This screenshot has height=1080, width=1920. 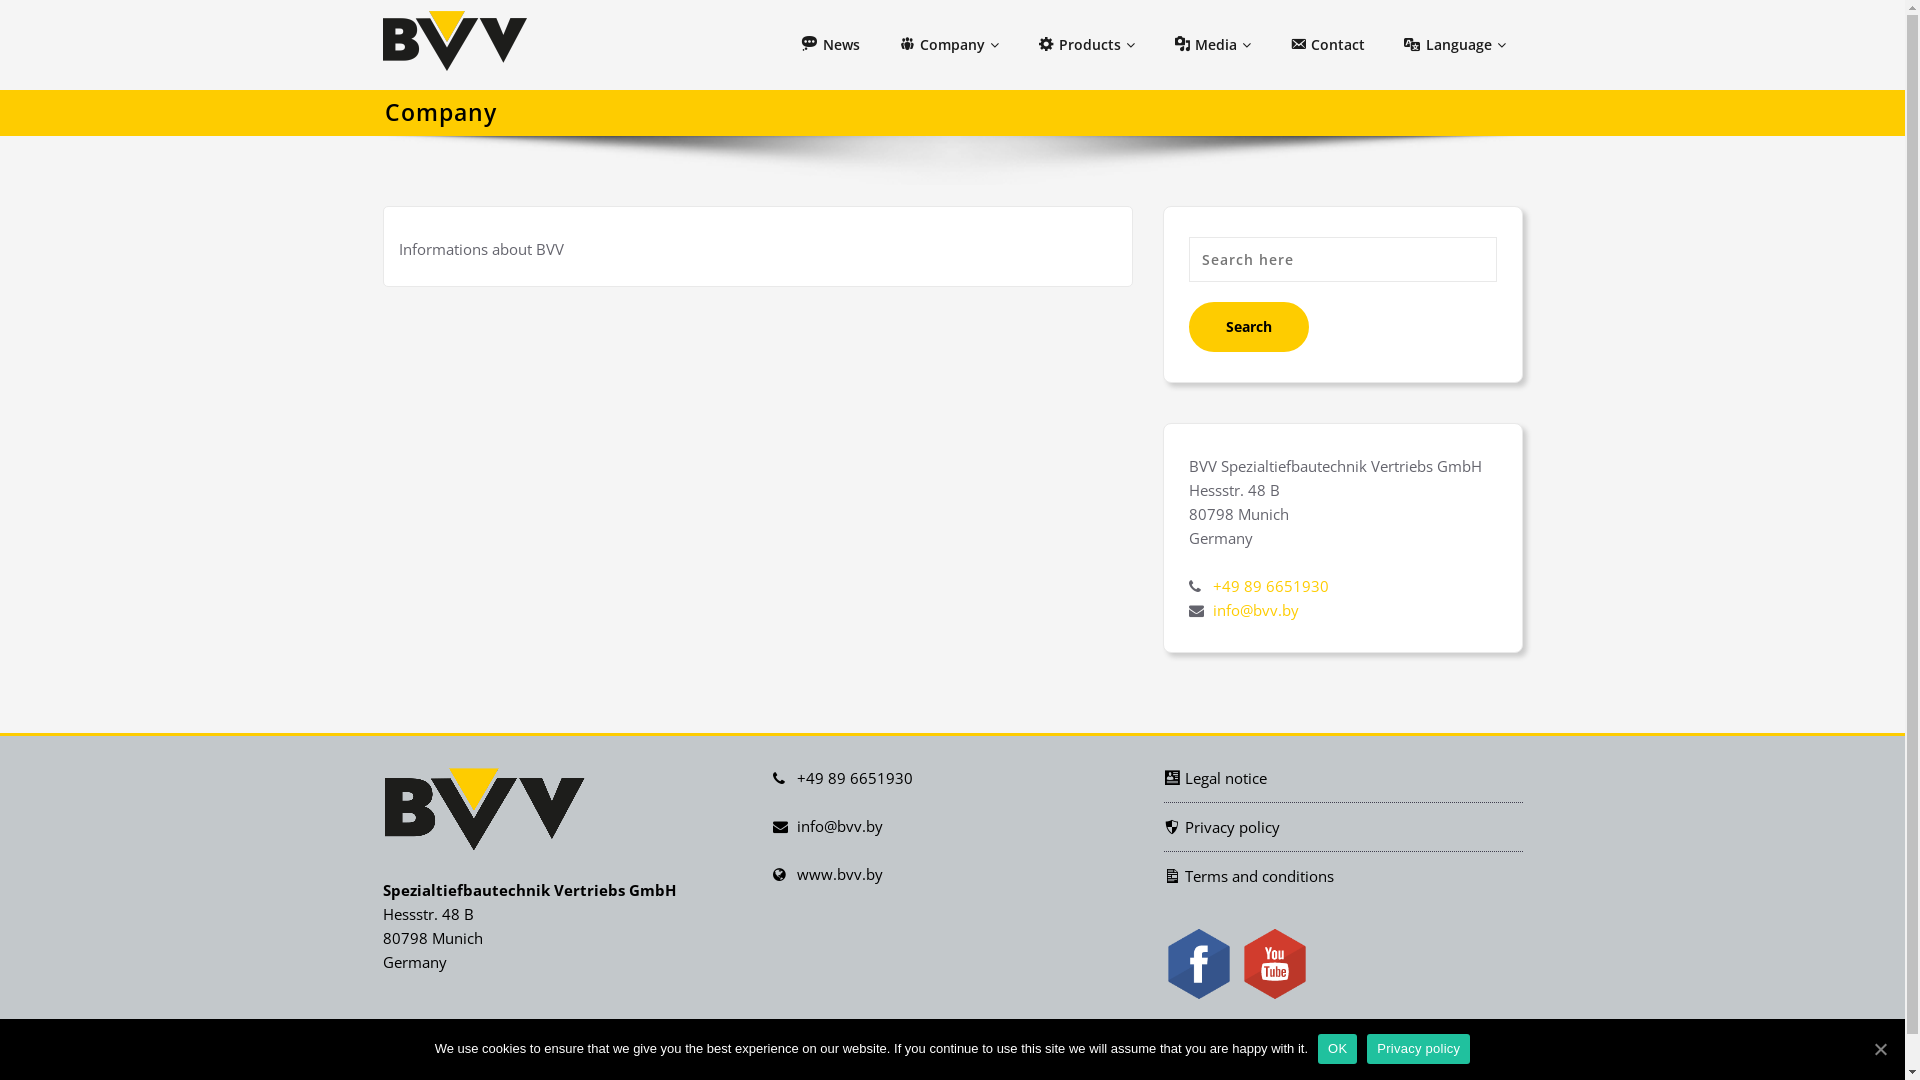 What do you see at coordinates (1337, 1048) in the screenshot?
I see `'OK'` at bounding box center [1337, 1048].